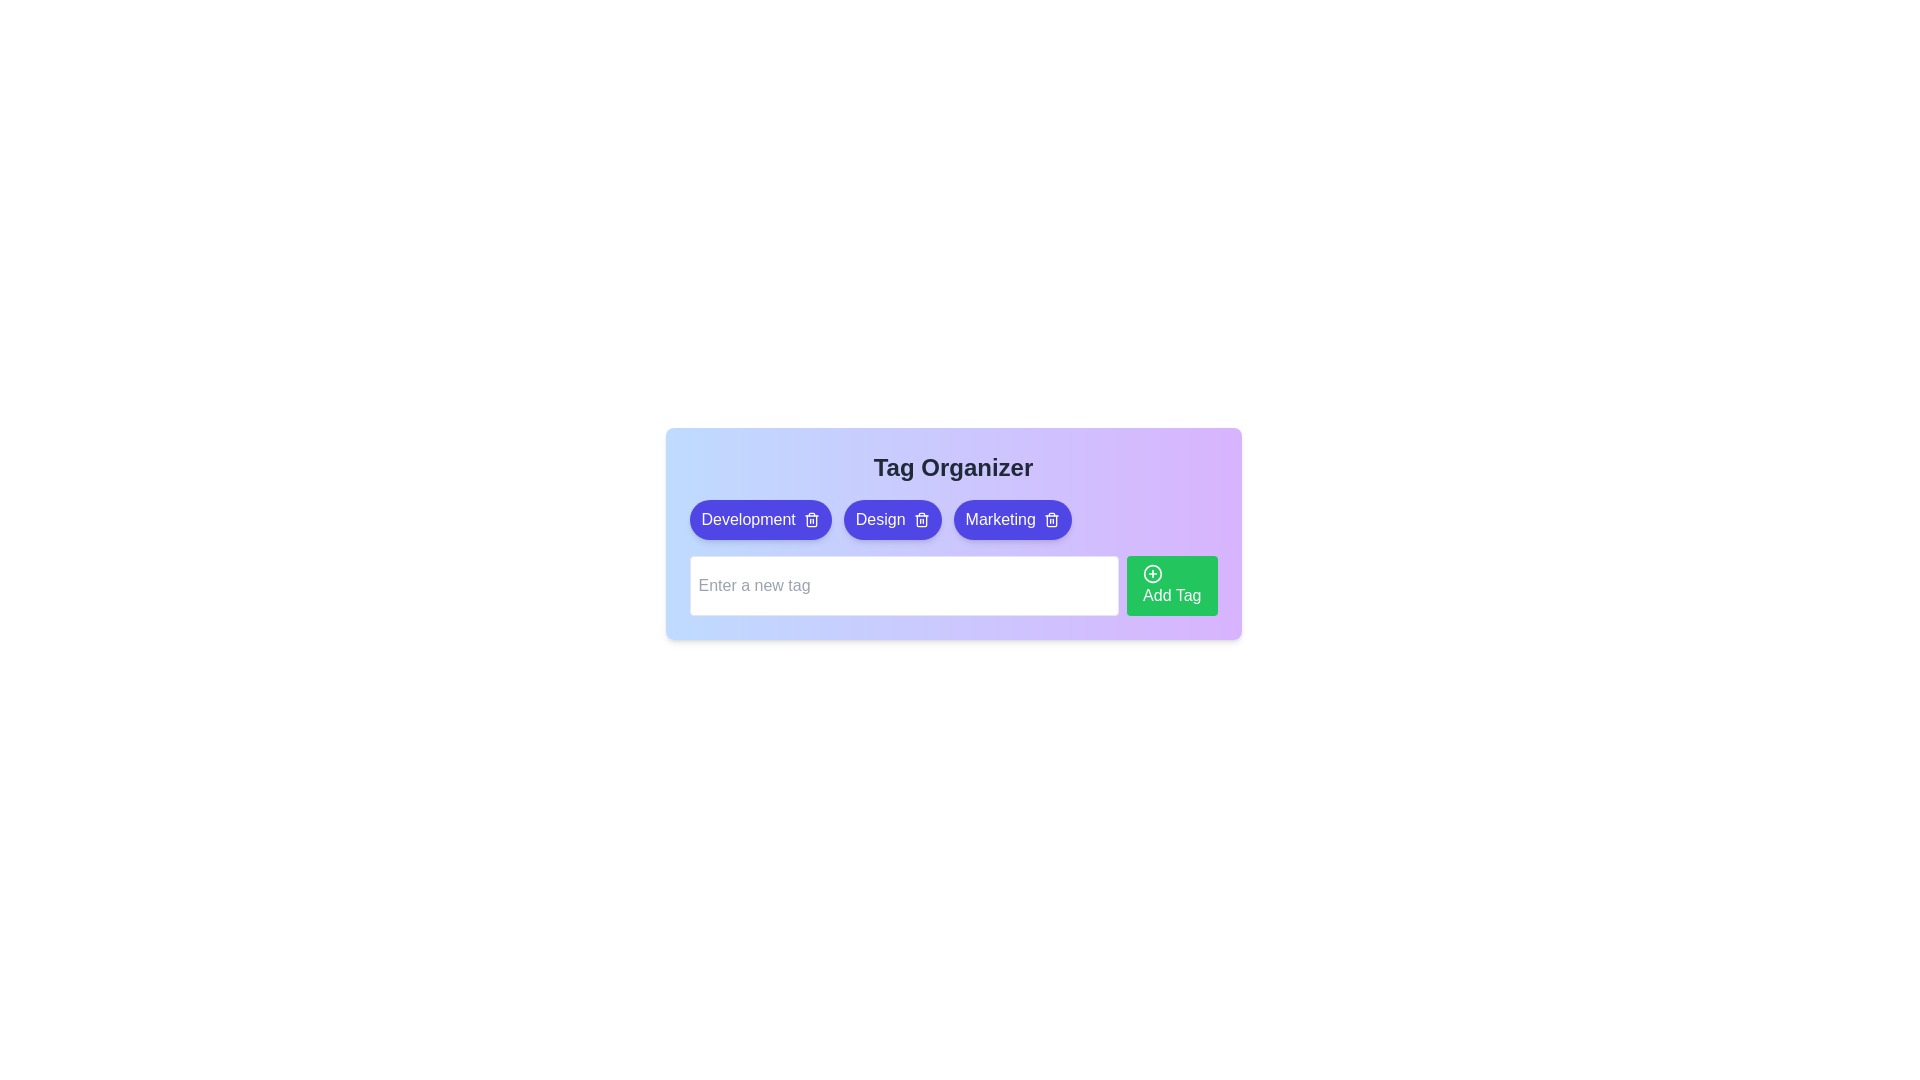 The width and height of the screenshot is (1920, 1080). Describe the element at coordinates (1172, 585) in the screenshot. I see `the green rectangular button with rounded corners labeled 'Add Tag'` at that location.